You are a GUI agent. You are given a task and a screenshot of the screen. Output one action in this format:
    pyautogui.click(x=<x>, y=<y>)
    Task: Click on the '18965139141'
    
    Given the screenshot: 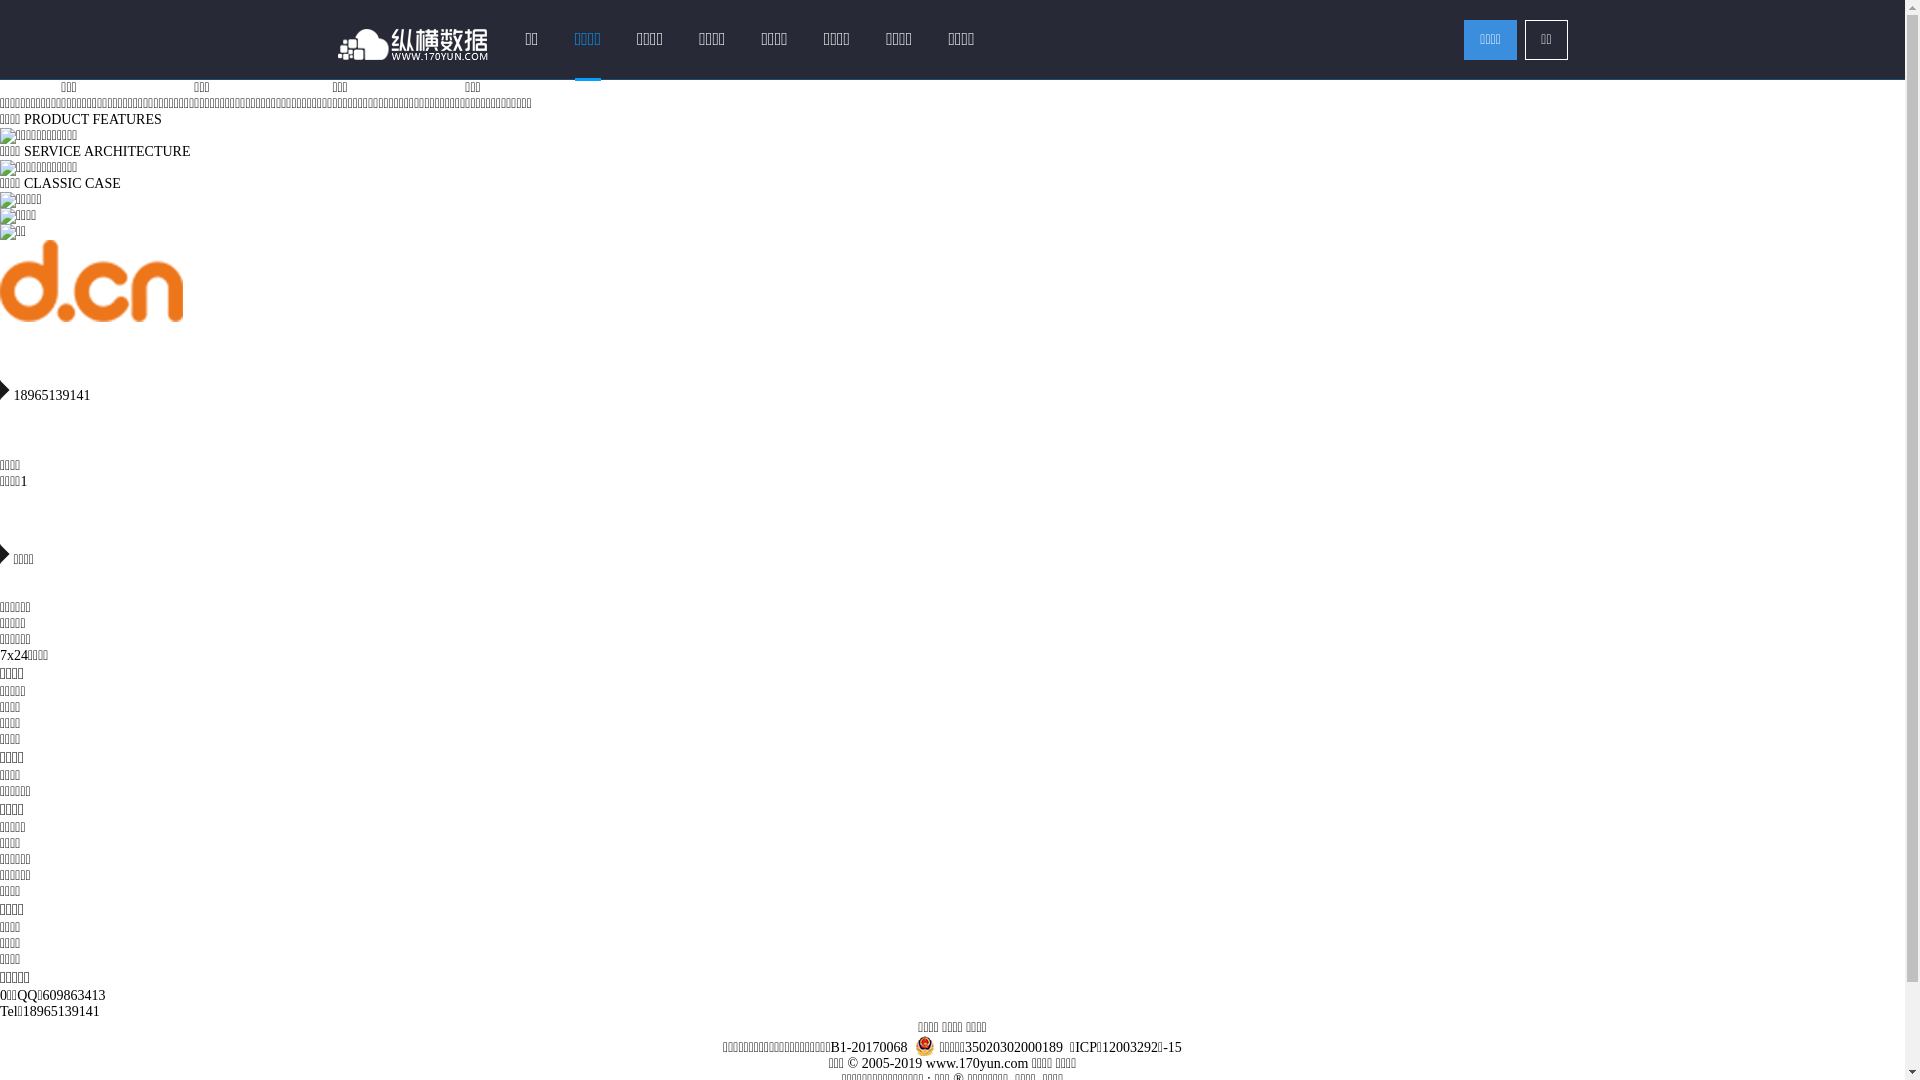 What is the action you would take?
    pyautogui.click(x=0, y=384)
    